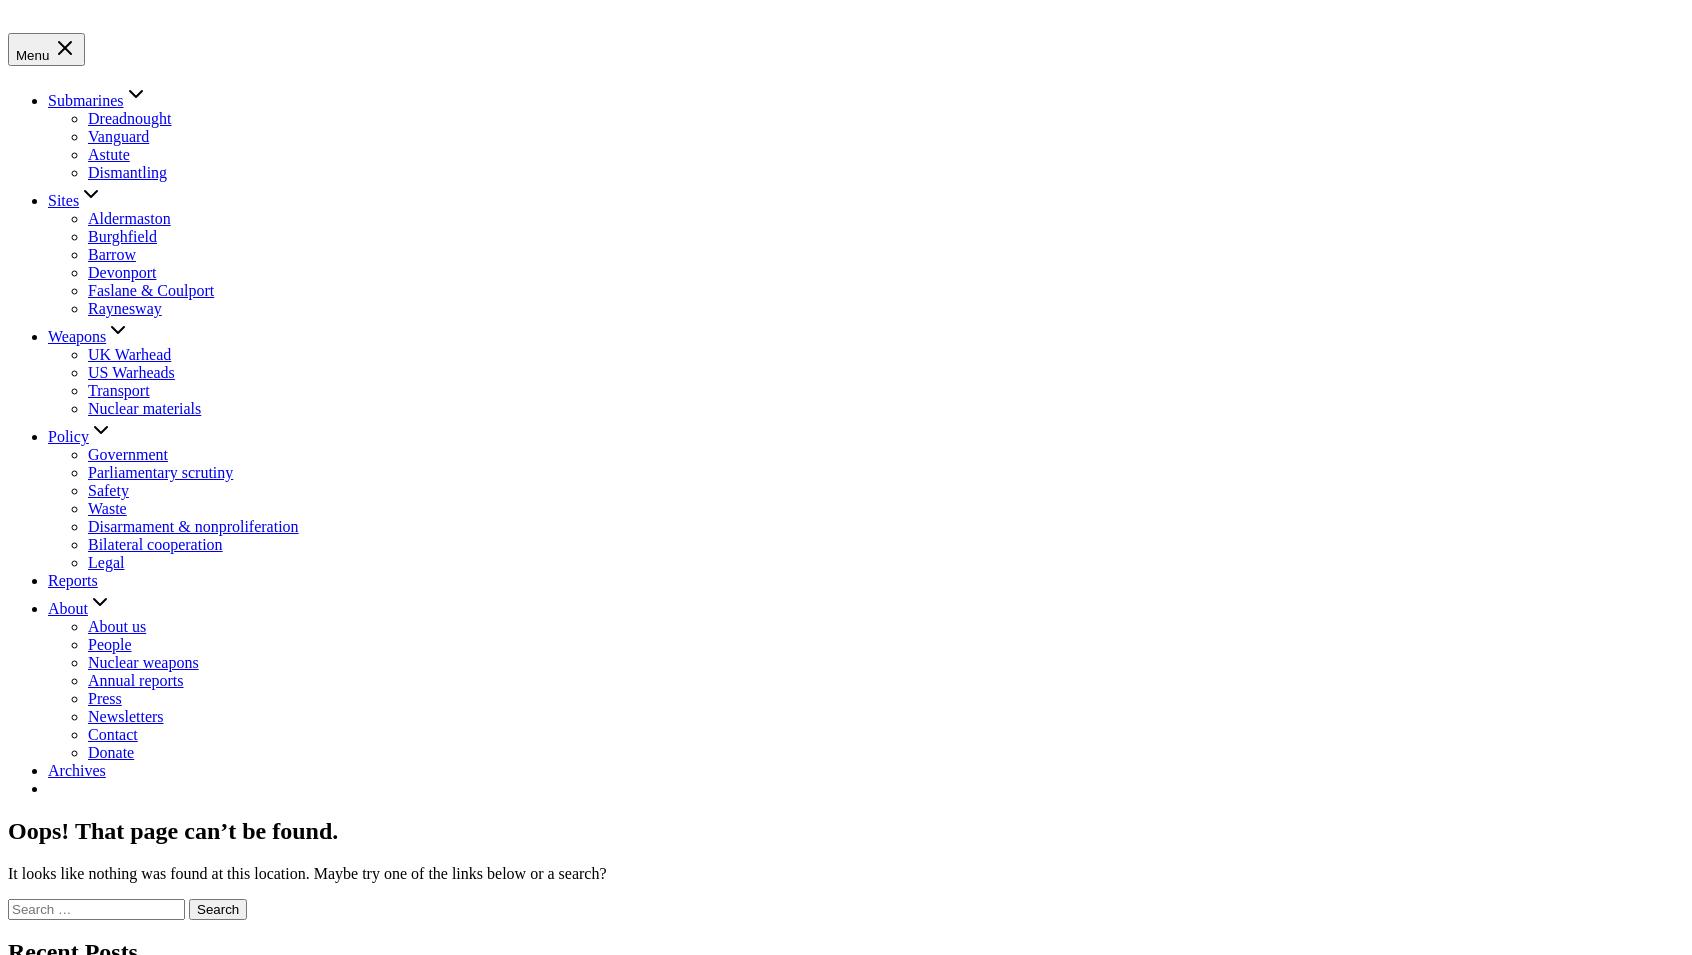 The height and width of the screenshot is (955, 1692). What do you see at coordinates (105, 561) in the screenshot?
I see `'Legal'` at bounding box center [105, 561].